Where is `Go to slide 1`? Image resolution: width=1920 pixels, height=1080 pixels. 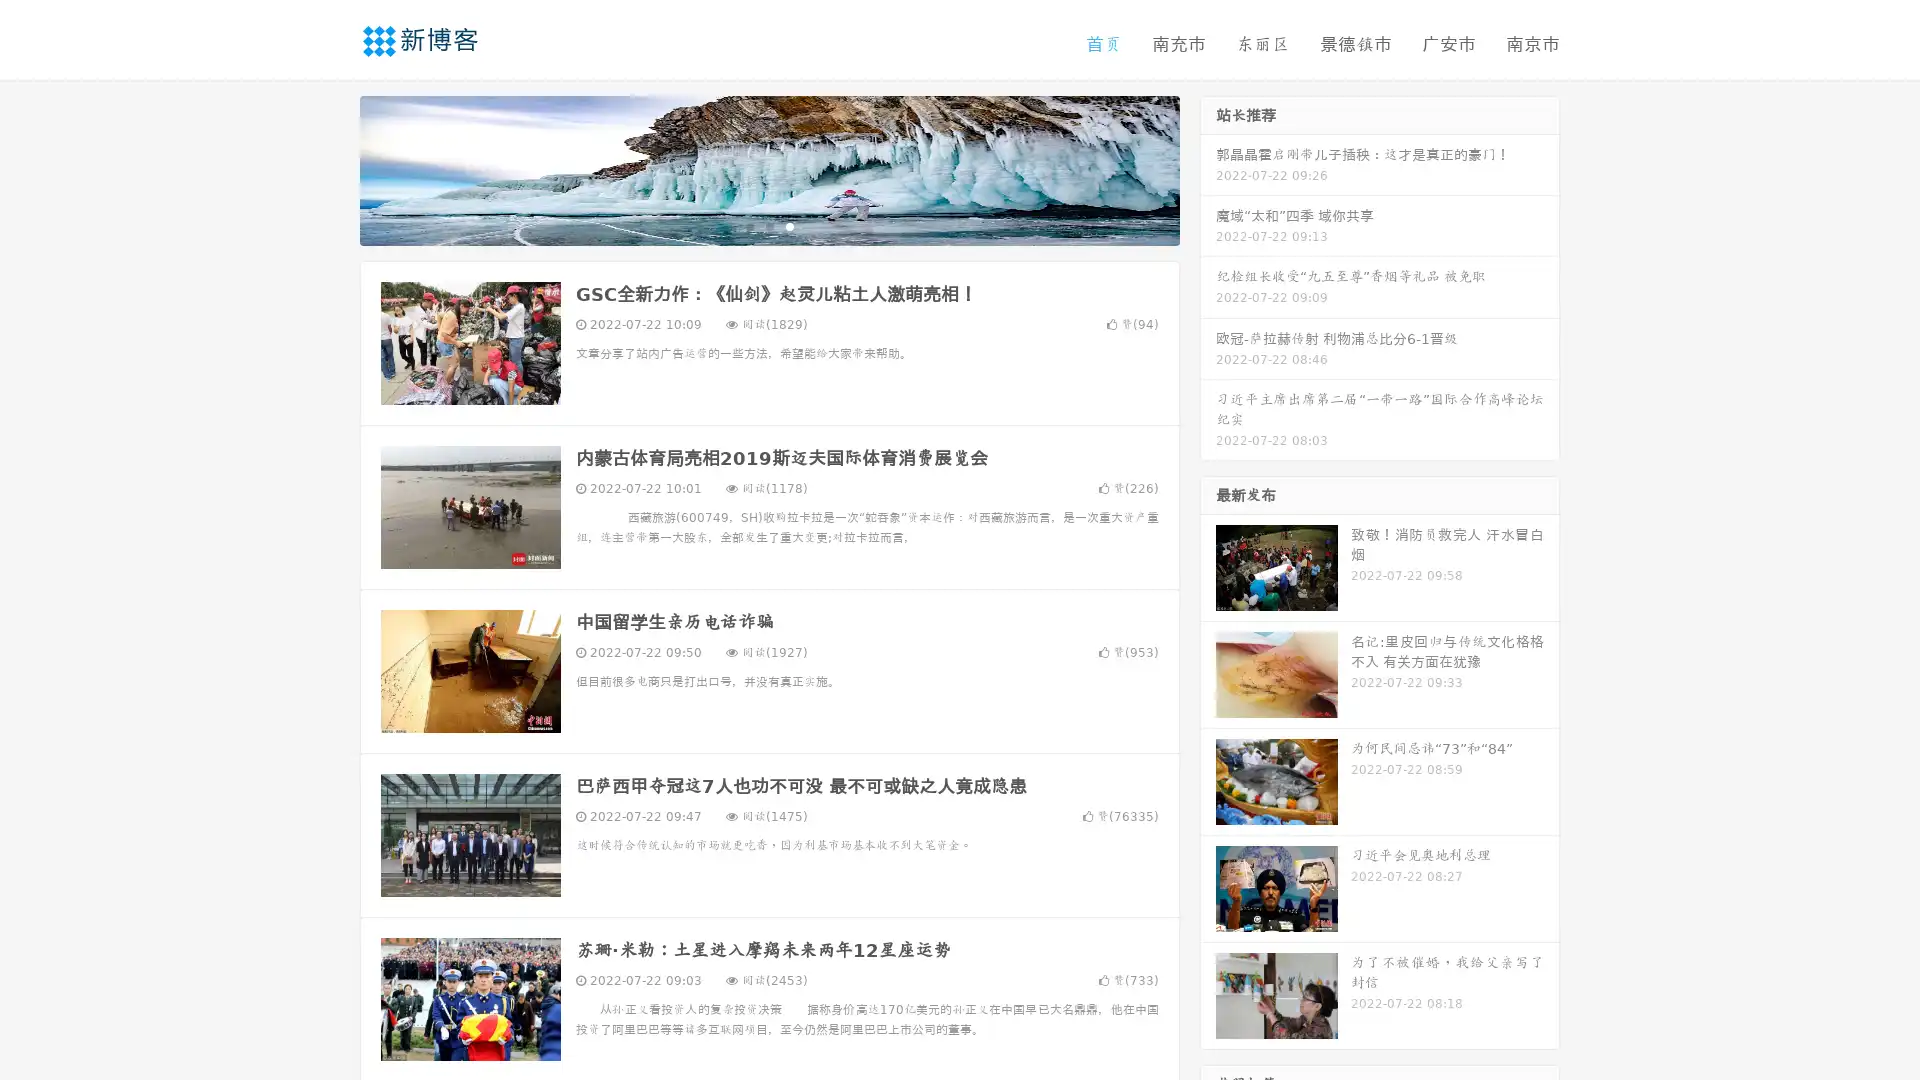
Go to slide 1 is located at coordinates (748, 225).